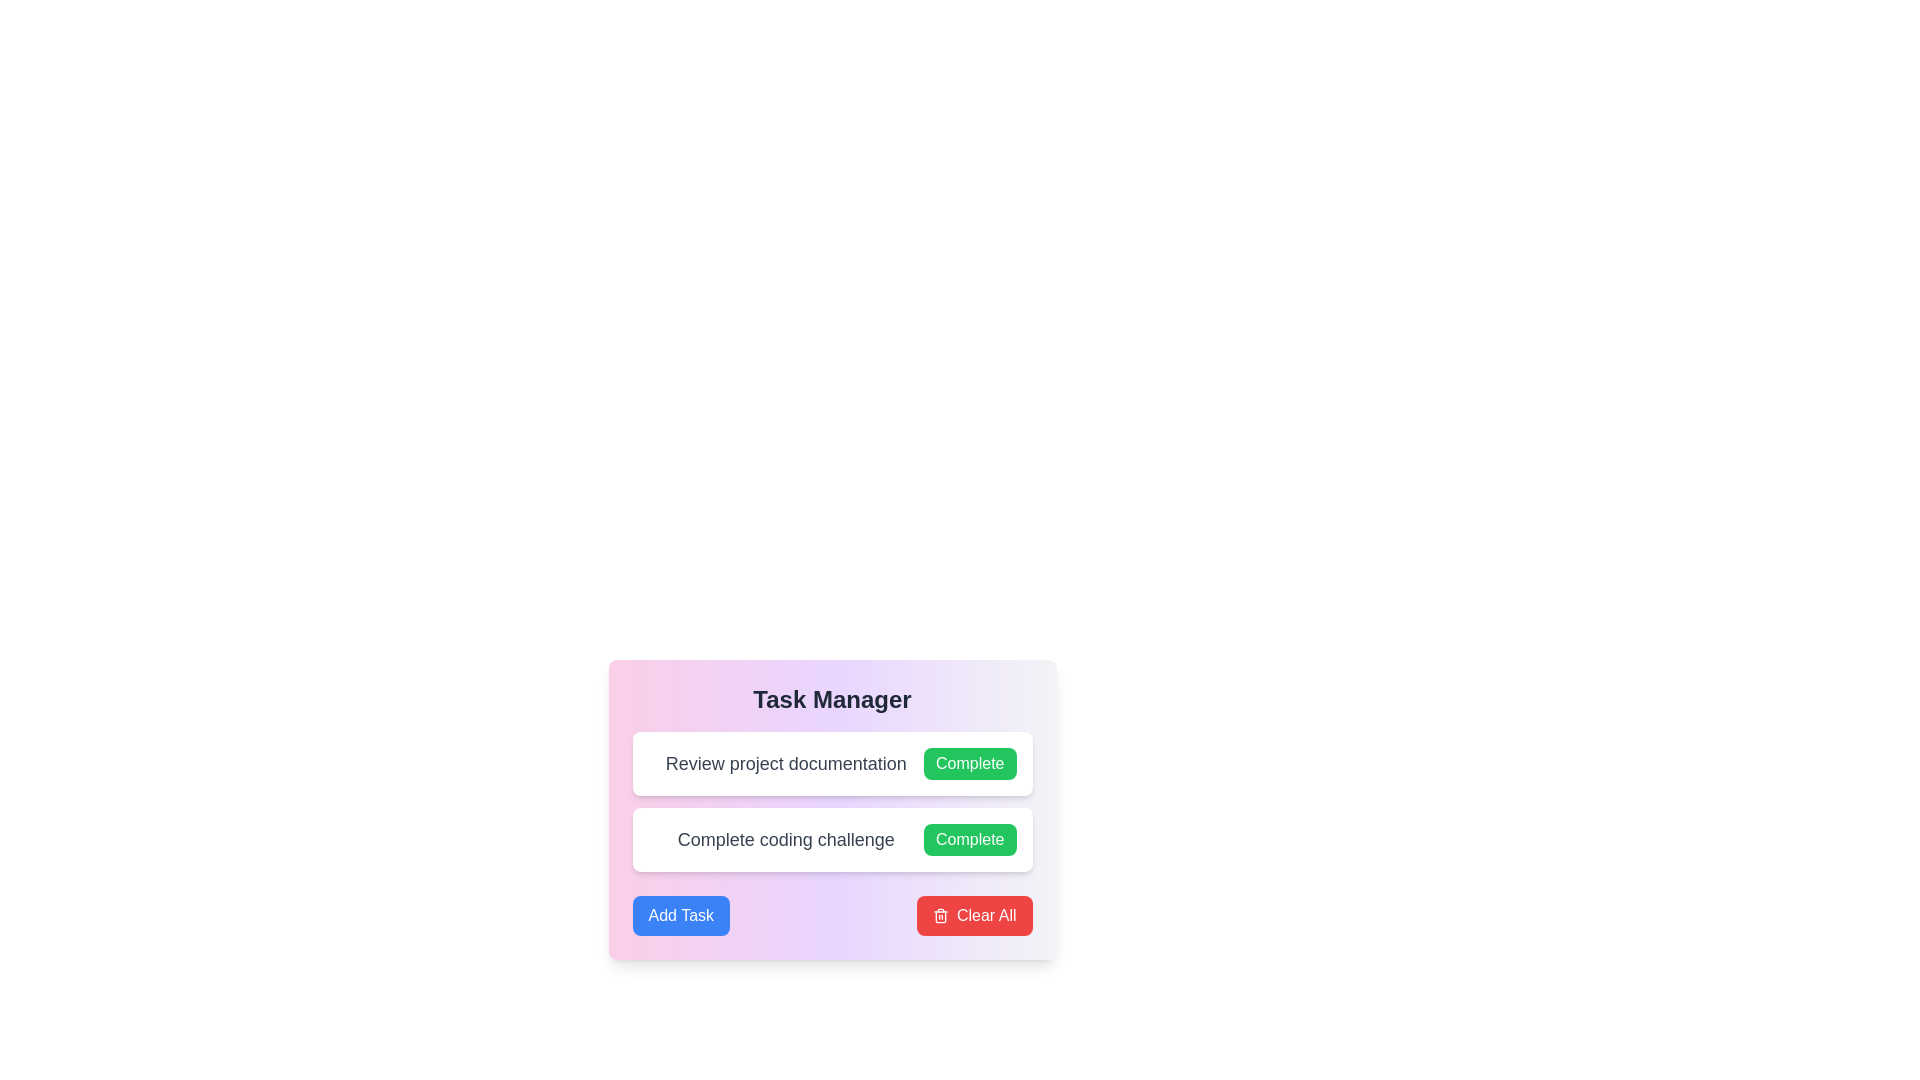 The height and width of the screenshot is (1080, 1920). Describe the element at coordinates (974, 915) in the screenshot. I see `the 'Clear All' button located in the bottom-right corner of the task manager interface` at that location.